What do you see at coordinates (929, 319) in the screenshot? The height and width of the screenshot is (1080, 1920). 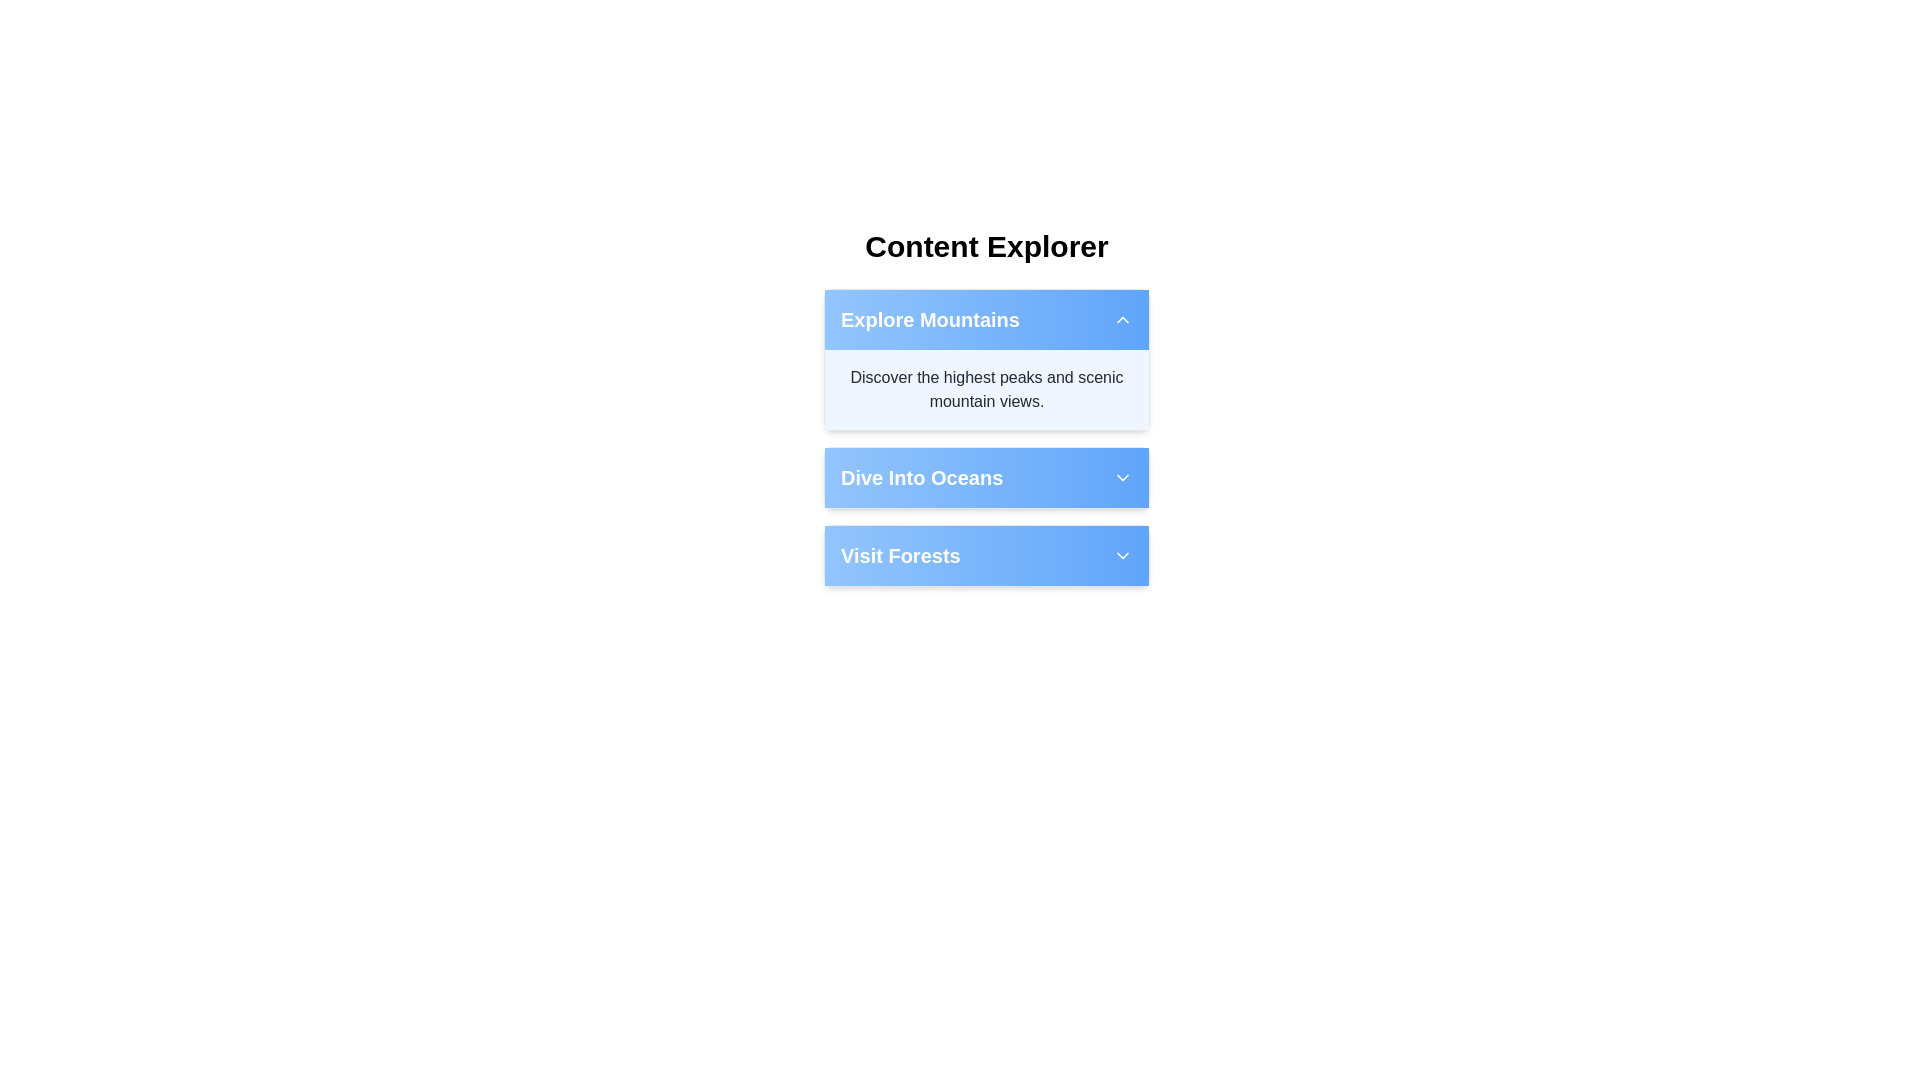 I see `the Text Label that describes the action or content section about exploring mountains, which is positioned on the left side of a horizontally aligned blue box with a gradient background, adjacent to a right-side chevron icon` at bounding box center [929, 319].